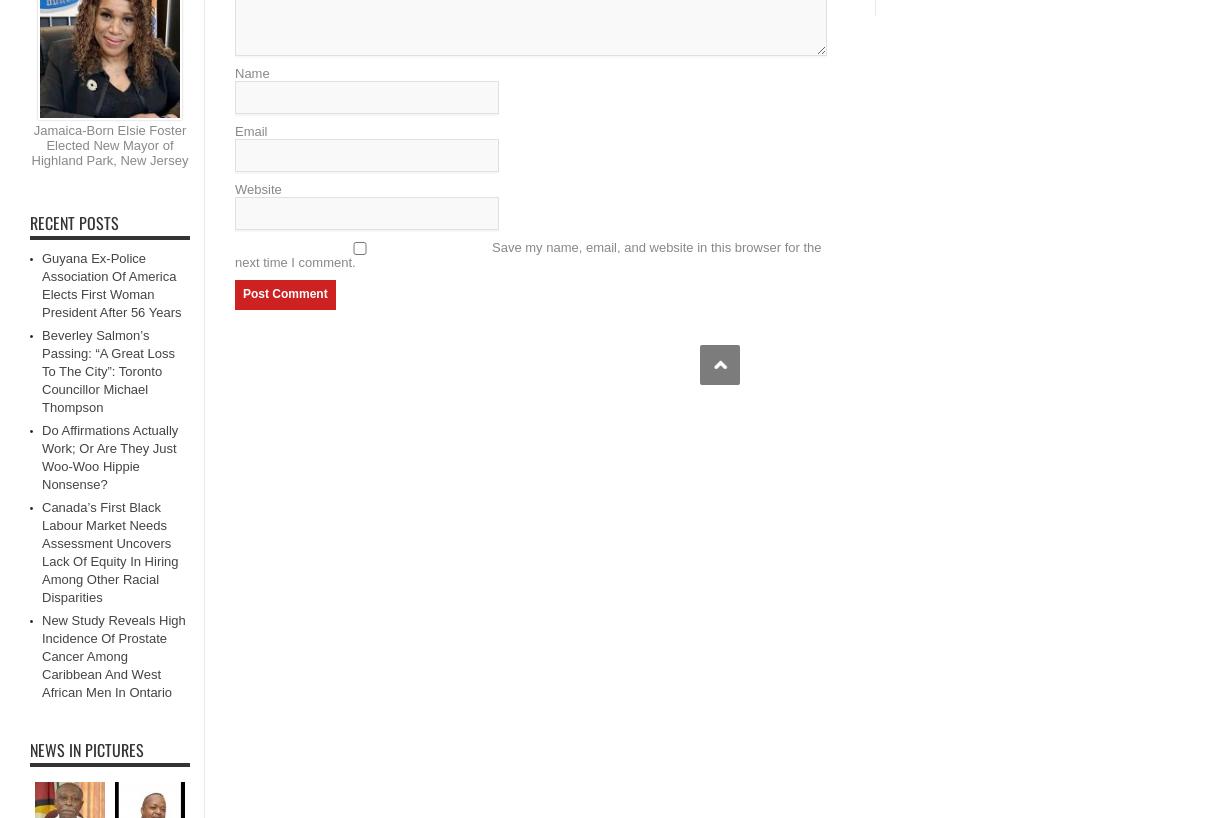  Describe the element at coordinates (113, 655) in the screenshot. I see `'New Study Reveals High Incidence Of Prostate Cancer Among Caribbean And West African Men In Ontario'` at that location.